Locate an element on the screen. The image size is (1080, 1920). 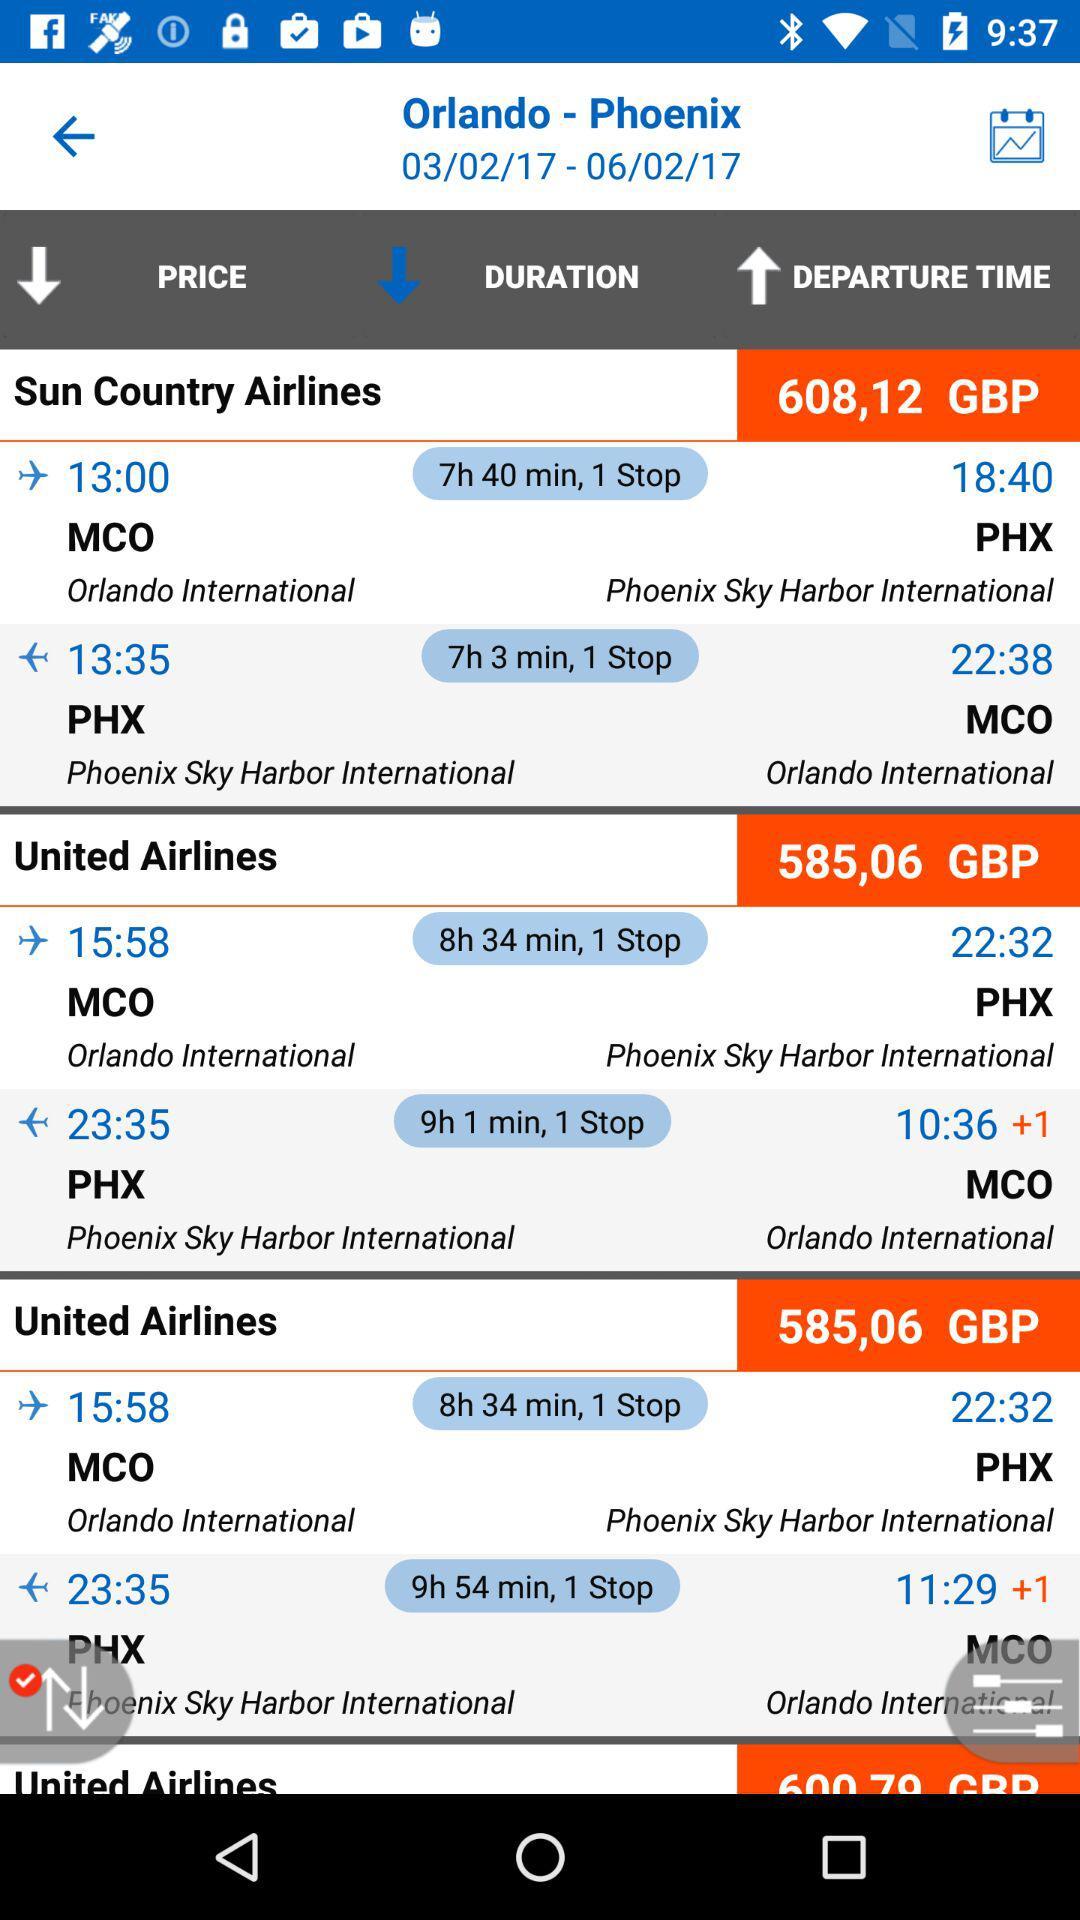
the icon above orlando international is located at coordinates (33, 1498).